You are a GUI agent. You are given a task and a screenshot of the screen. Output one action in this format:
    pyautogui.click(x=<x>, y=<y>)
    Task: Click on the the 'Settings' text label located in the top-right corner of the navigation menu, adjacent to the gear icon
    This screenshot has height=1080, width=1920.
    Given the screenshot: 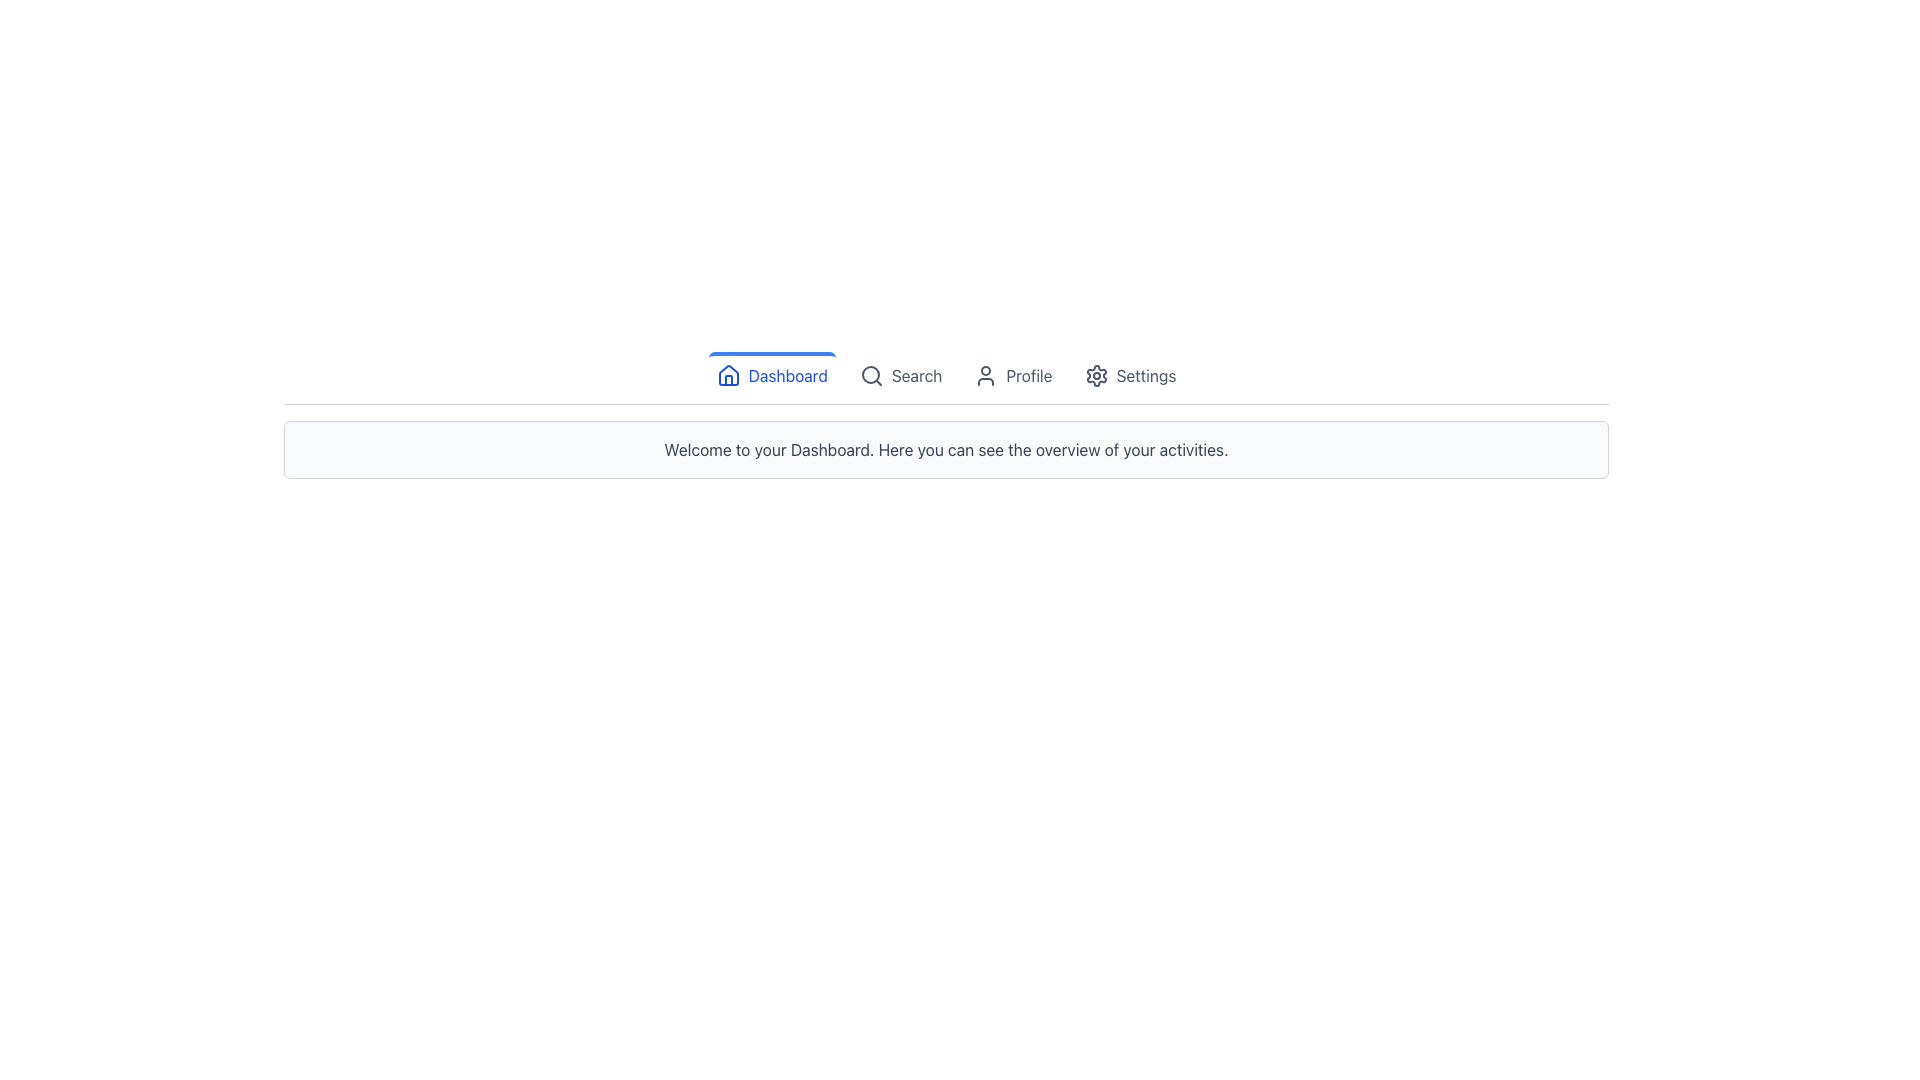 What is the action you would take?
    pyautogui.click(x=1146, y=375)
    